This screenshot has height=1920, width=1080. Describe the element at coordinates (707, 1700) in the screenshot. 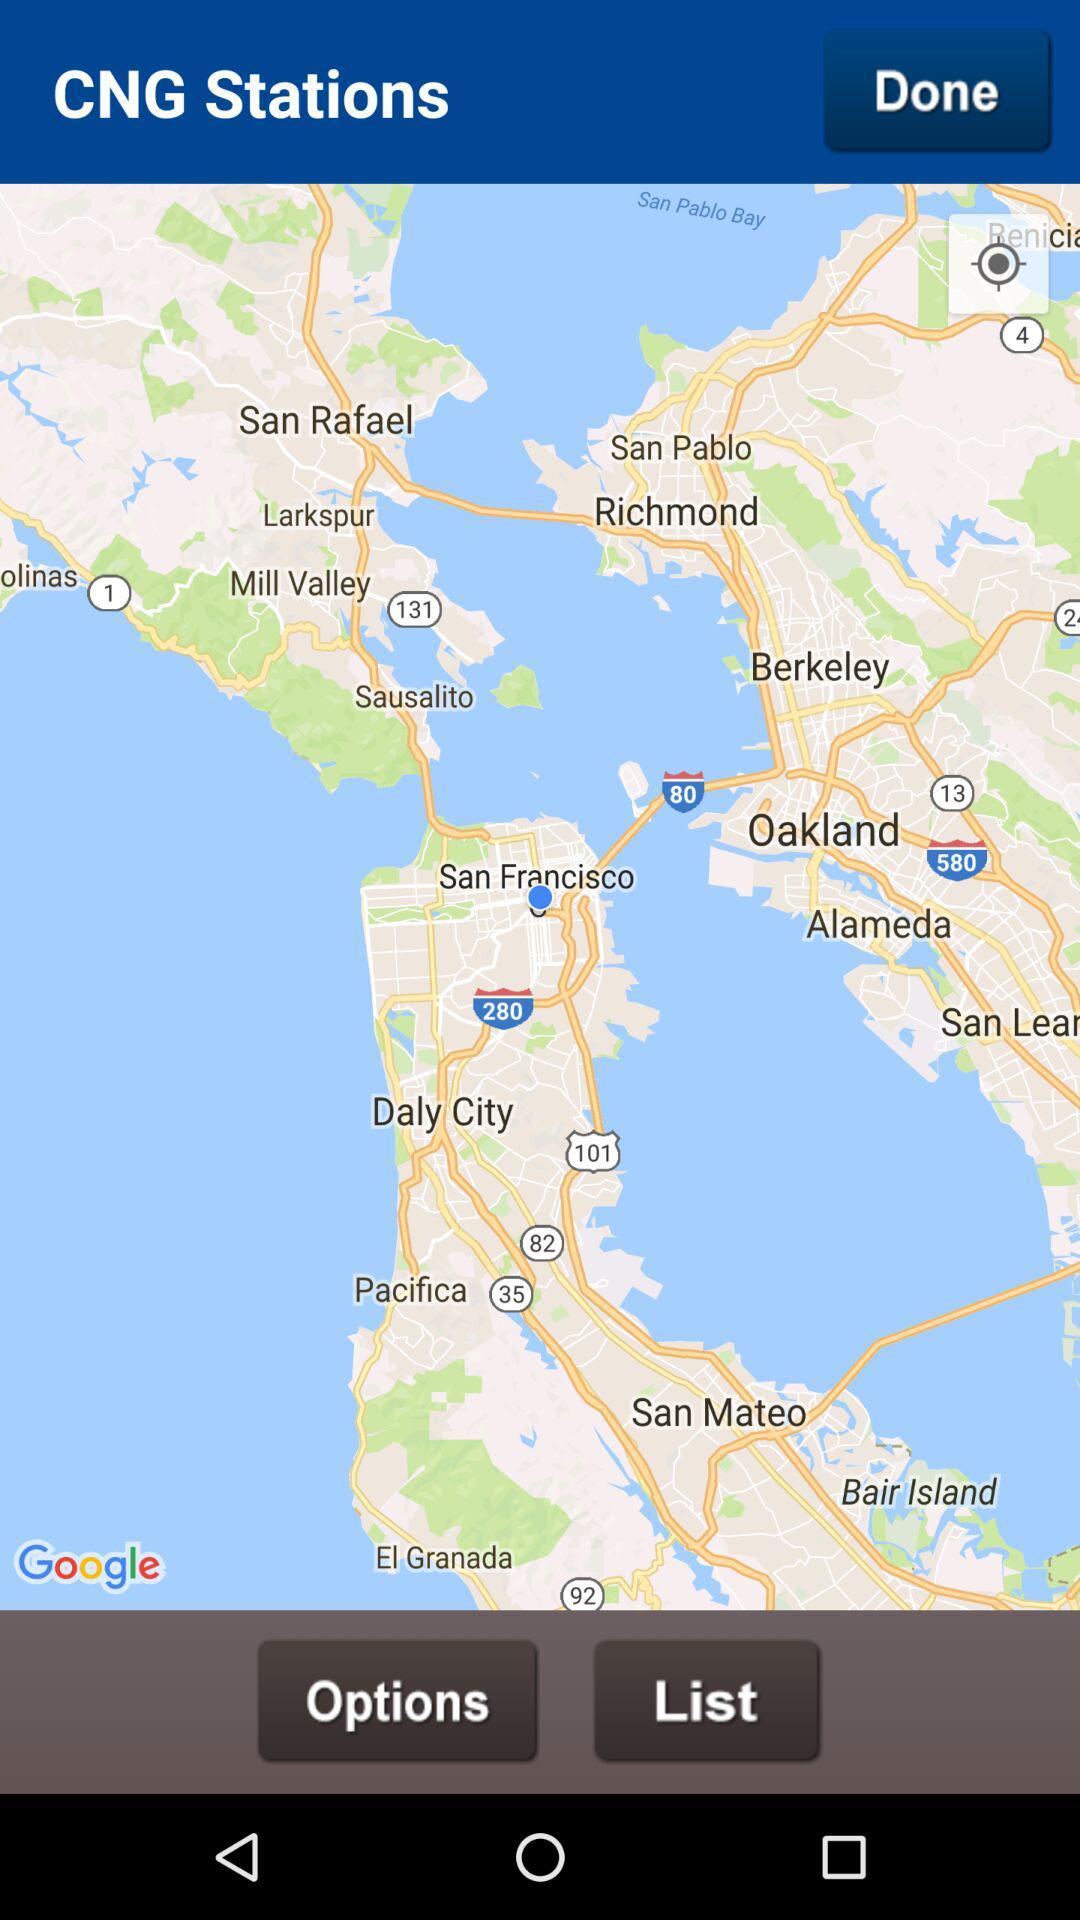

I see `show list` at that location.